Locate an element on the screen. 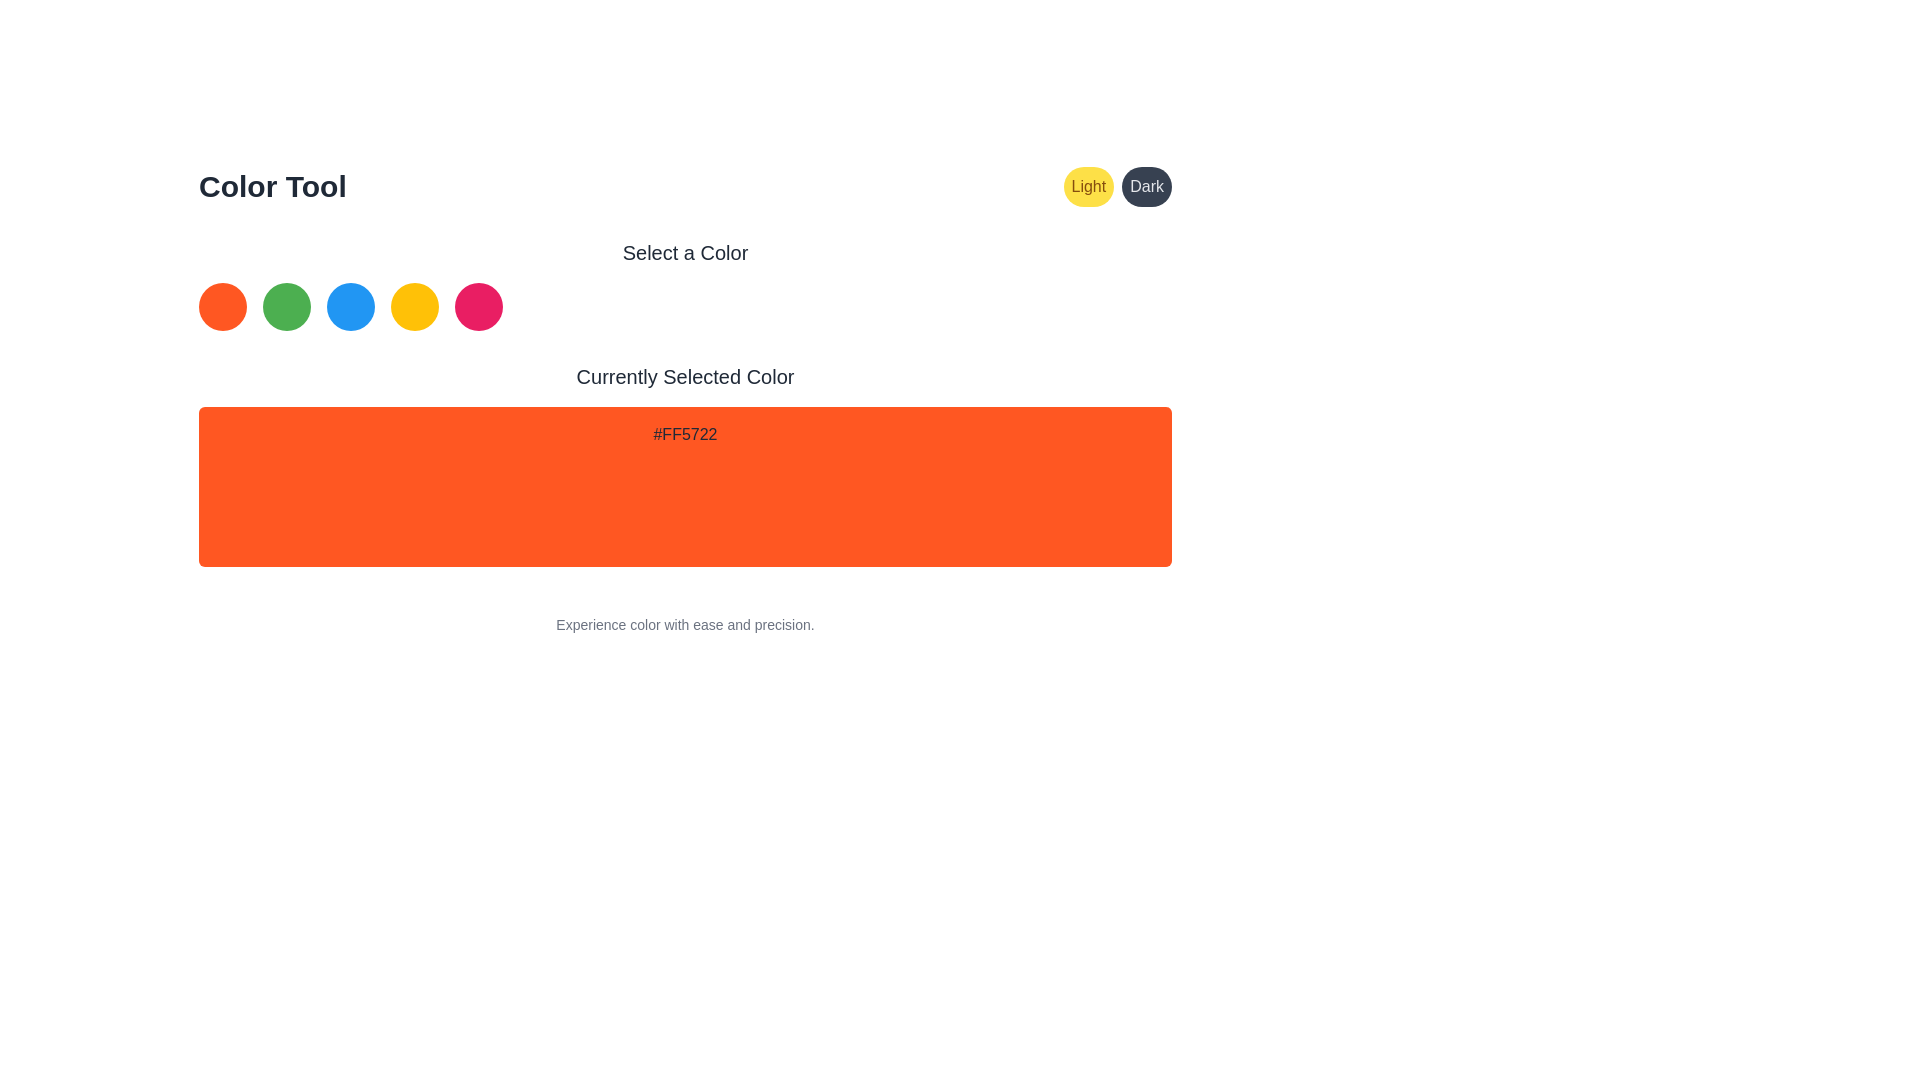 This screenshot has width=1920, height=1080. the 'Light' button on the Toggle switch is located at coordinates (1116, 186).